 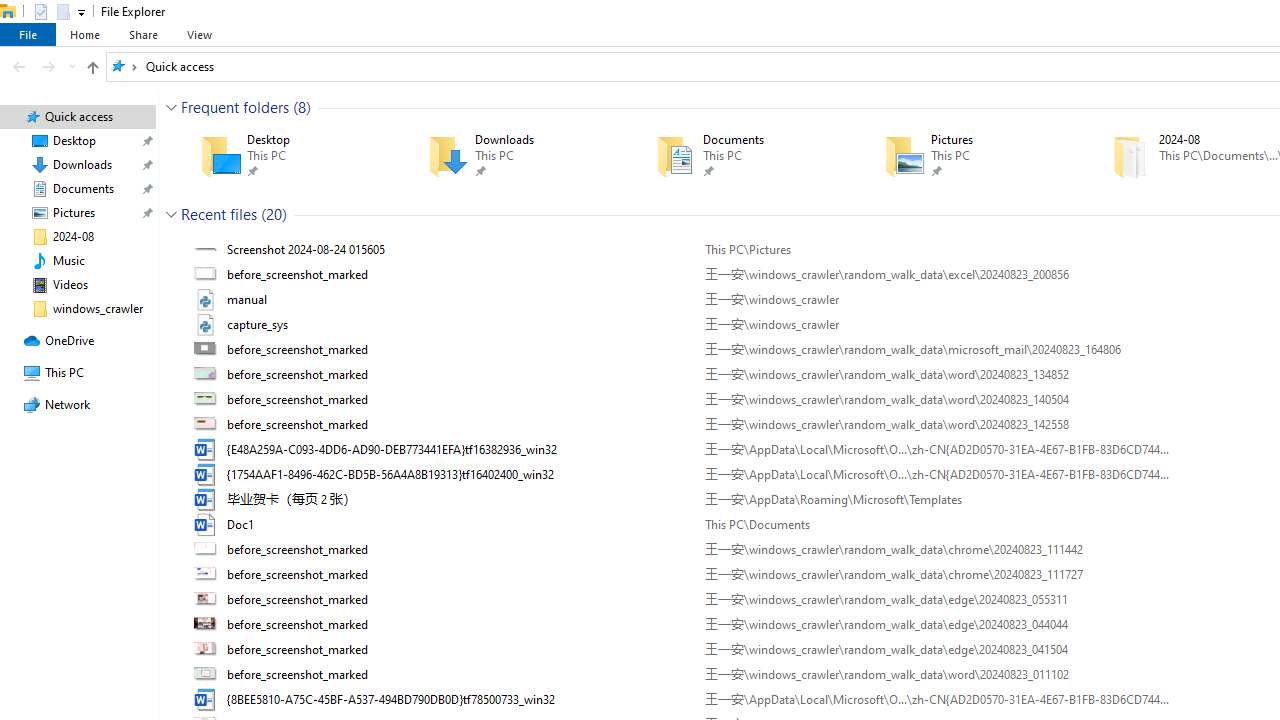 I want to click on 'Quick Access Toolbar', so click(x=51, y=11).